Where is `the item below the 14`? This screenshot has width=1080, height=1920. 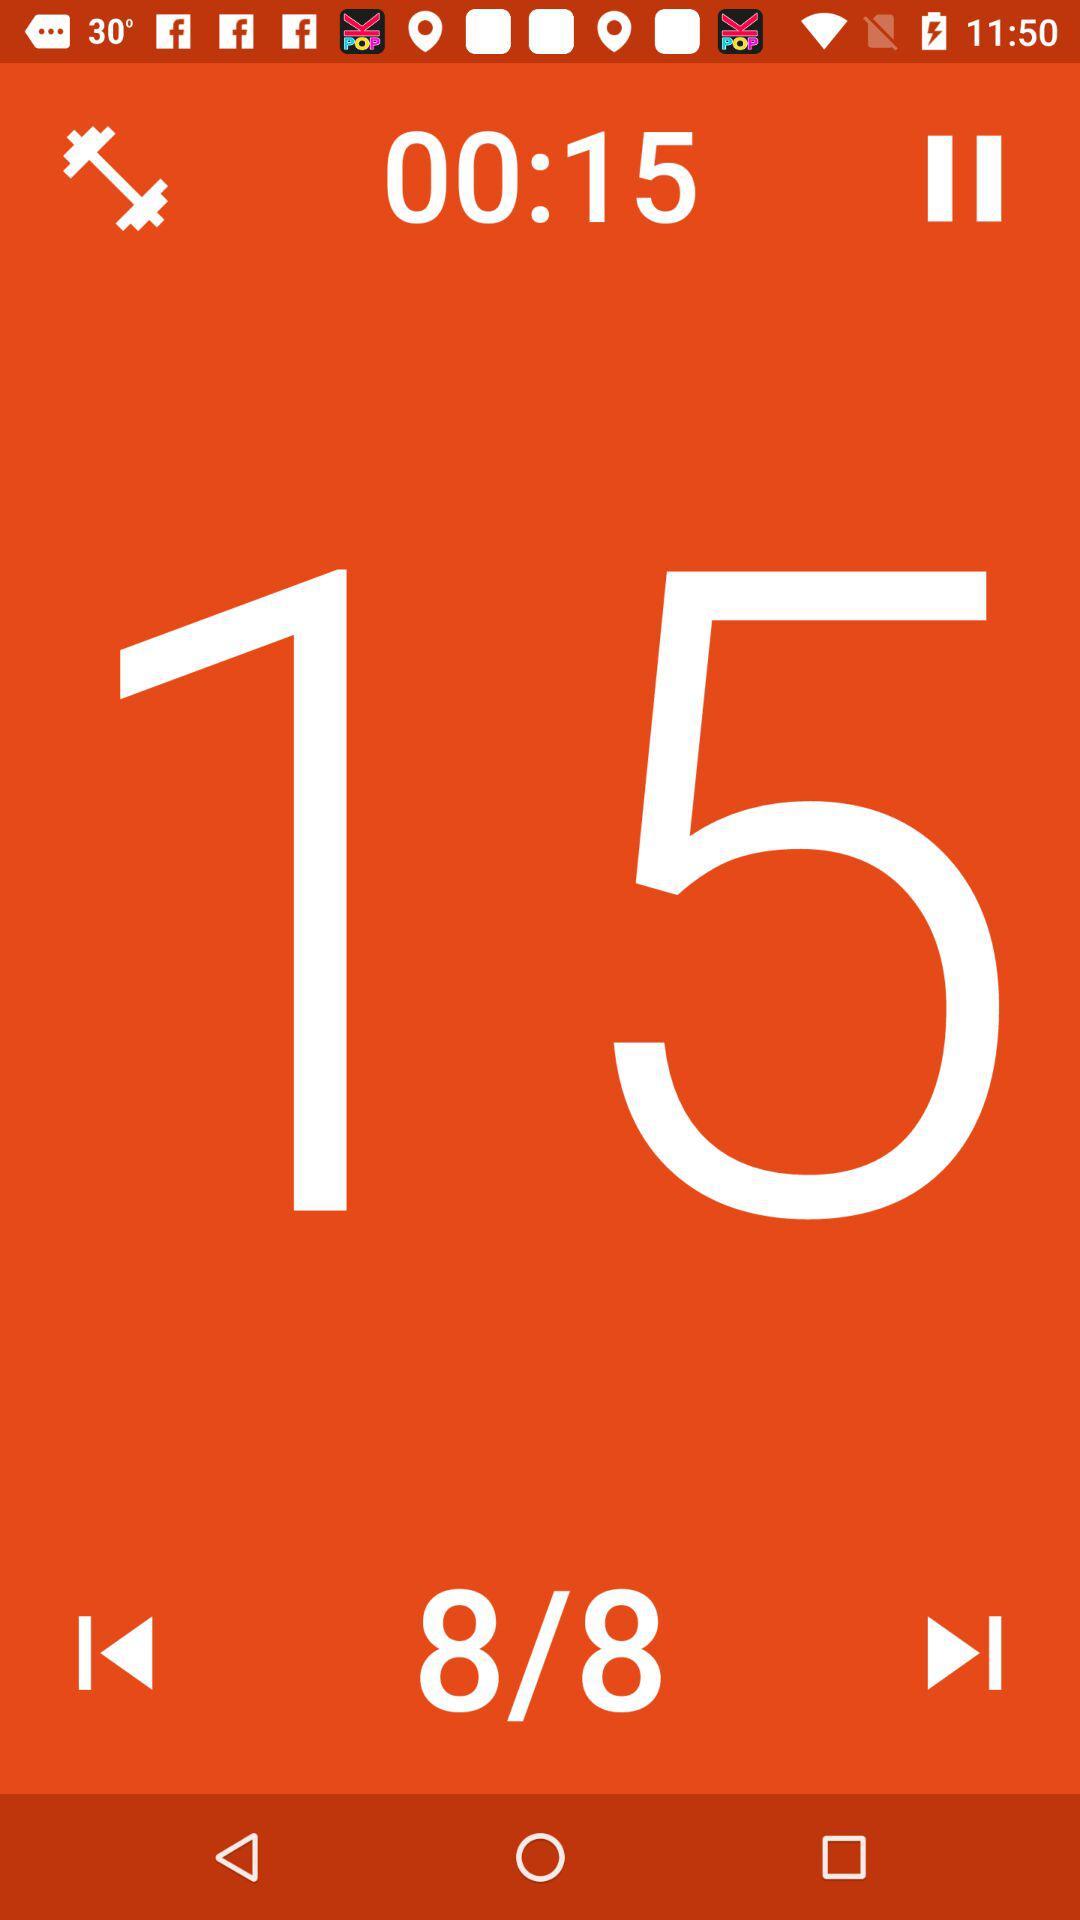
the item below the 14 is located at coordinates (540, 1653).